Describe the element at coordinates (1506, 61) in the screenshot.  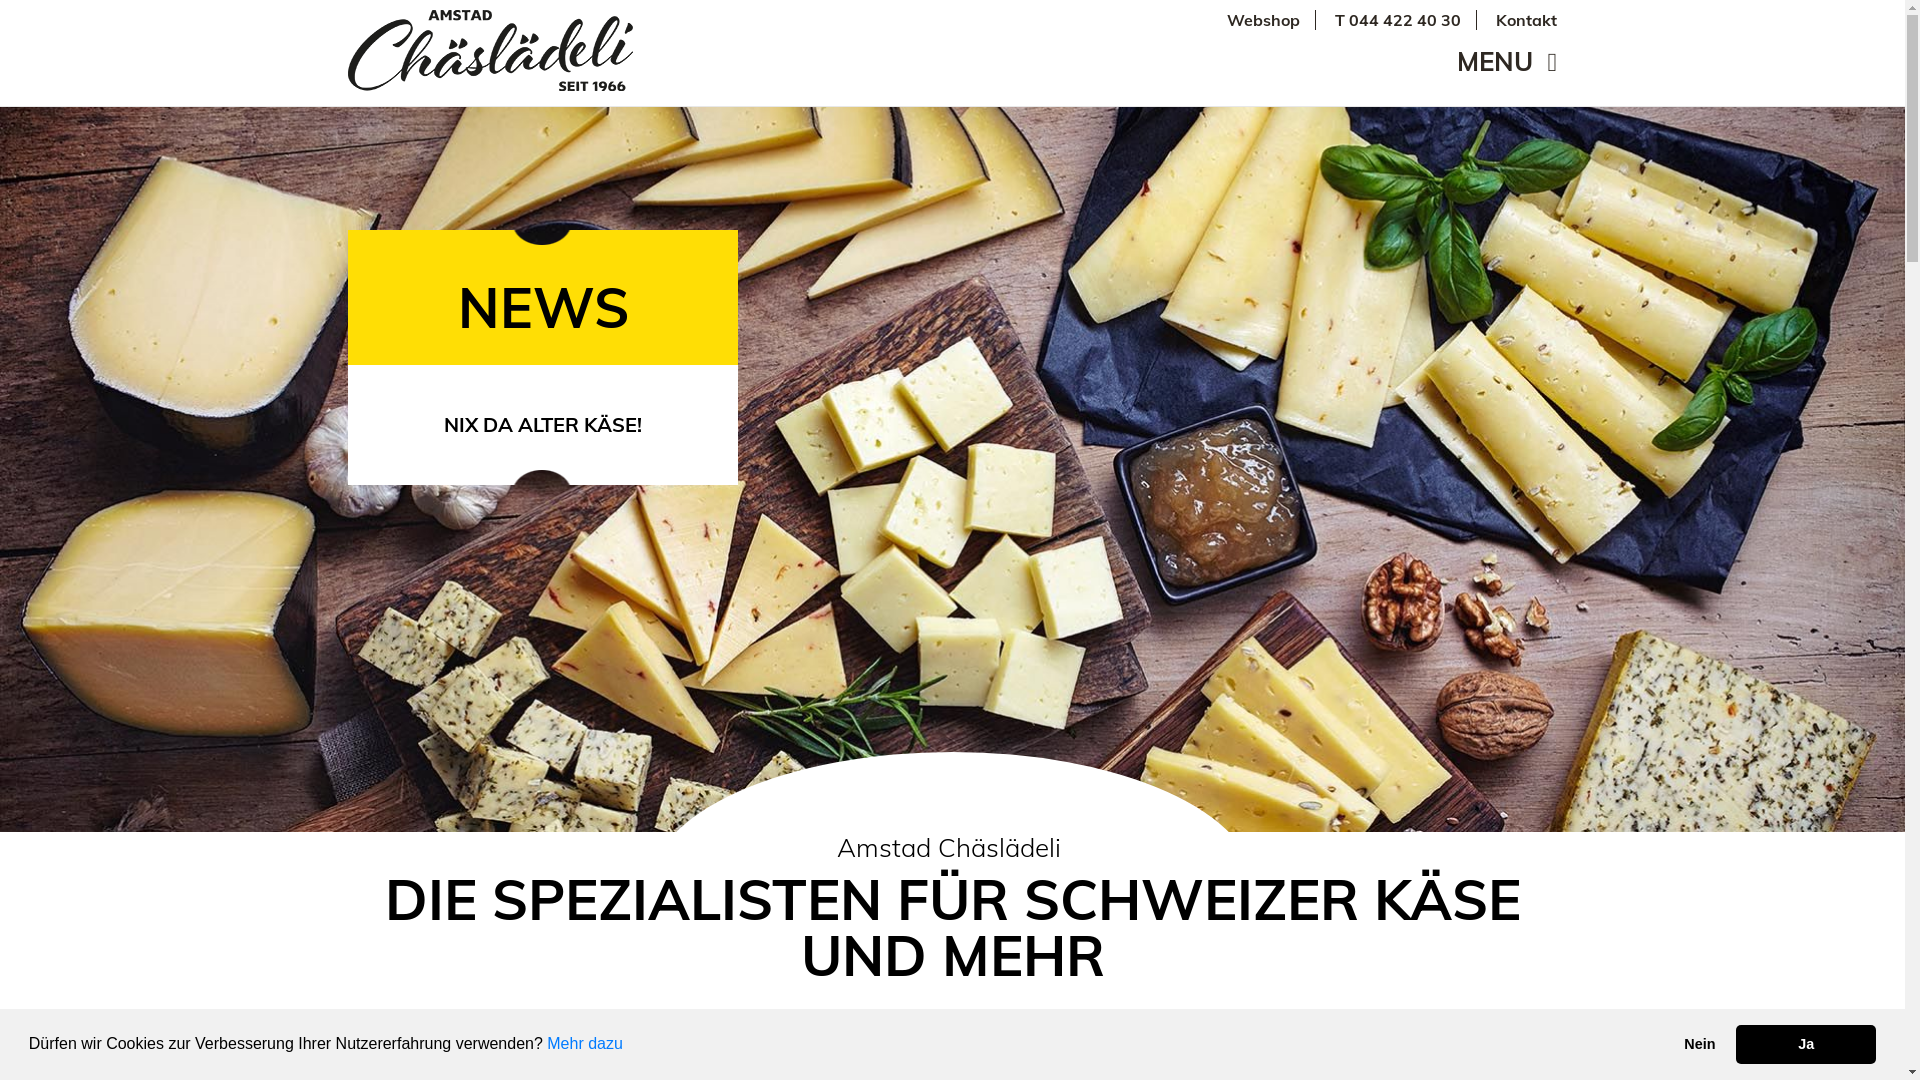
I see `'MENU'` at that location.